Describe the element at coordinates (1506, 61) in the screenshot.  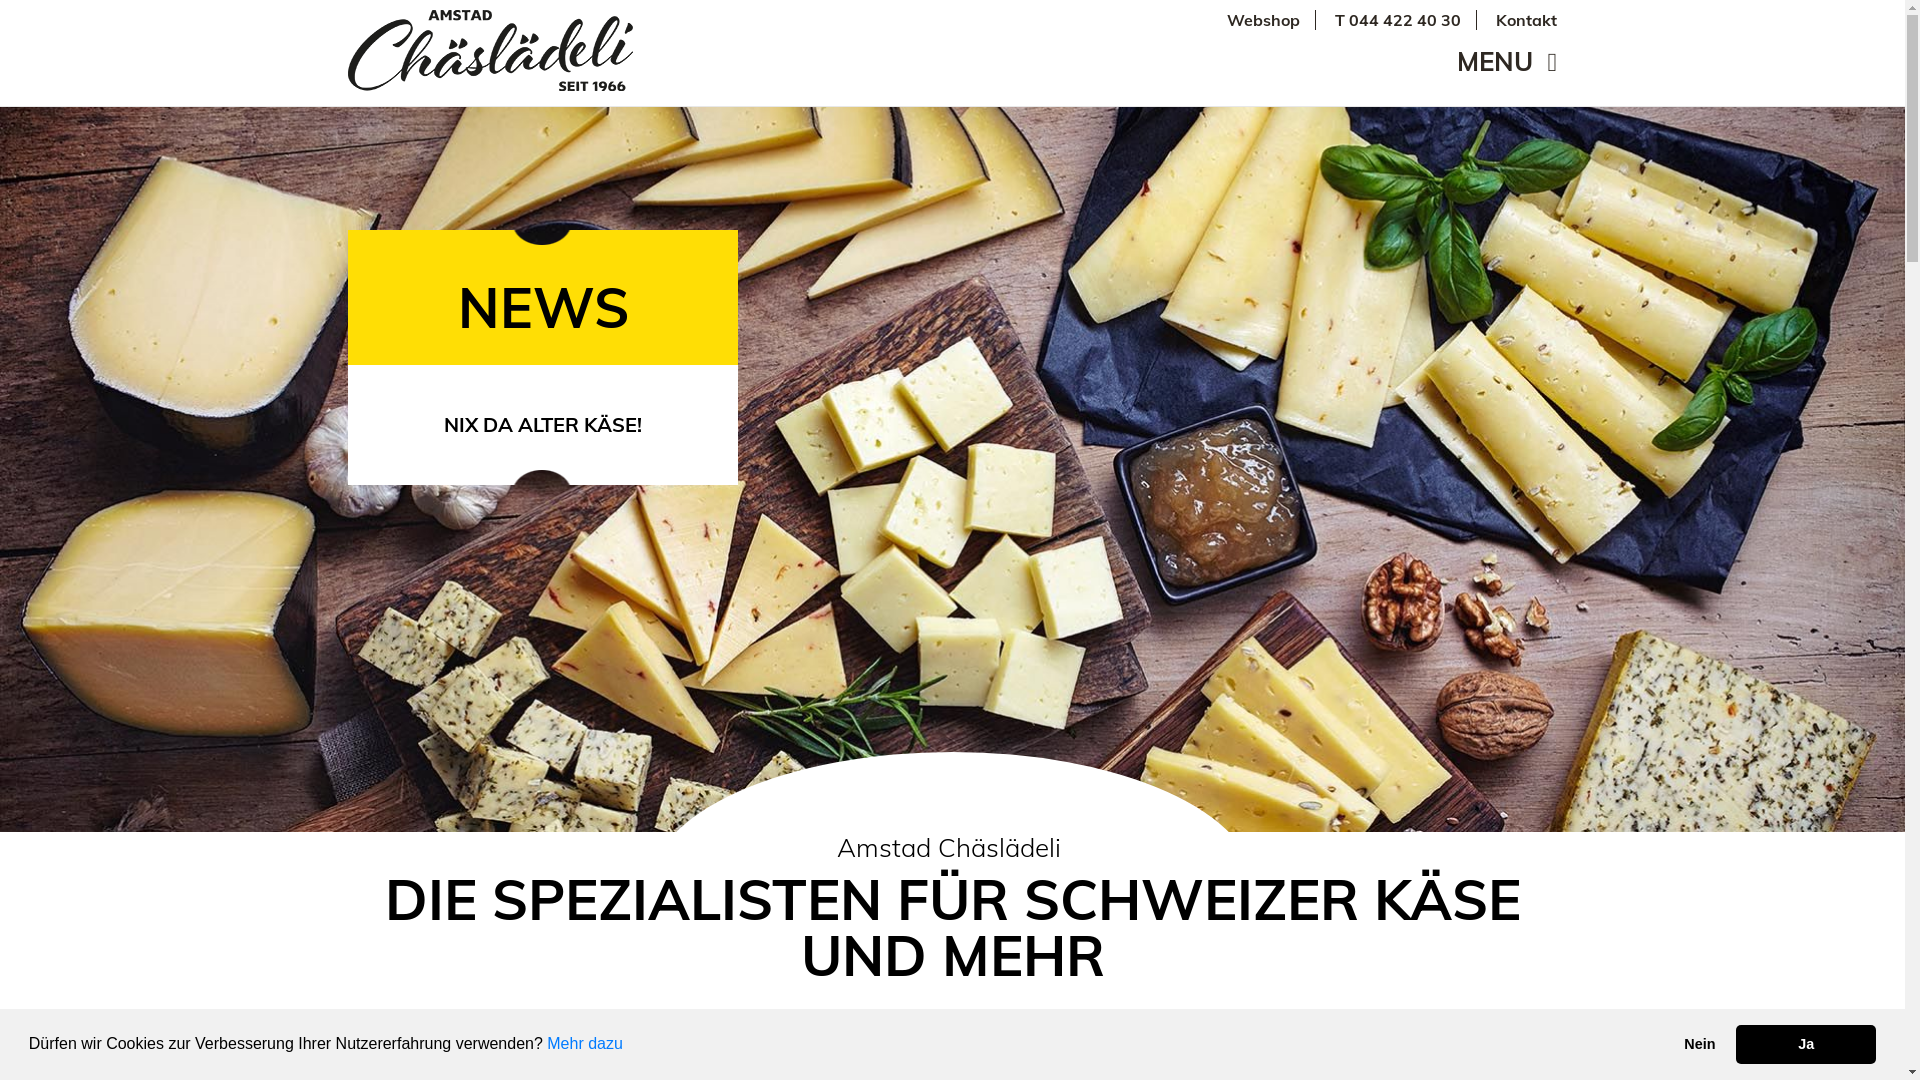
I see `'MENU'` at that location.